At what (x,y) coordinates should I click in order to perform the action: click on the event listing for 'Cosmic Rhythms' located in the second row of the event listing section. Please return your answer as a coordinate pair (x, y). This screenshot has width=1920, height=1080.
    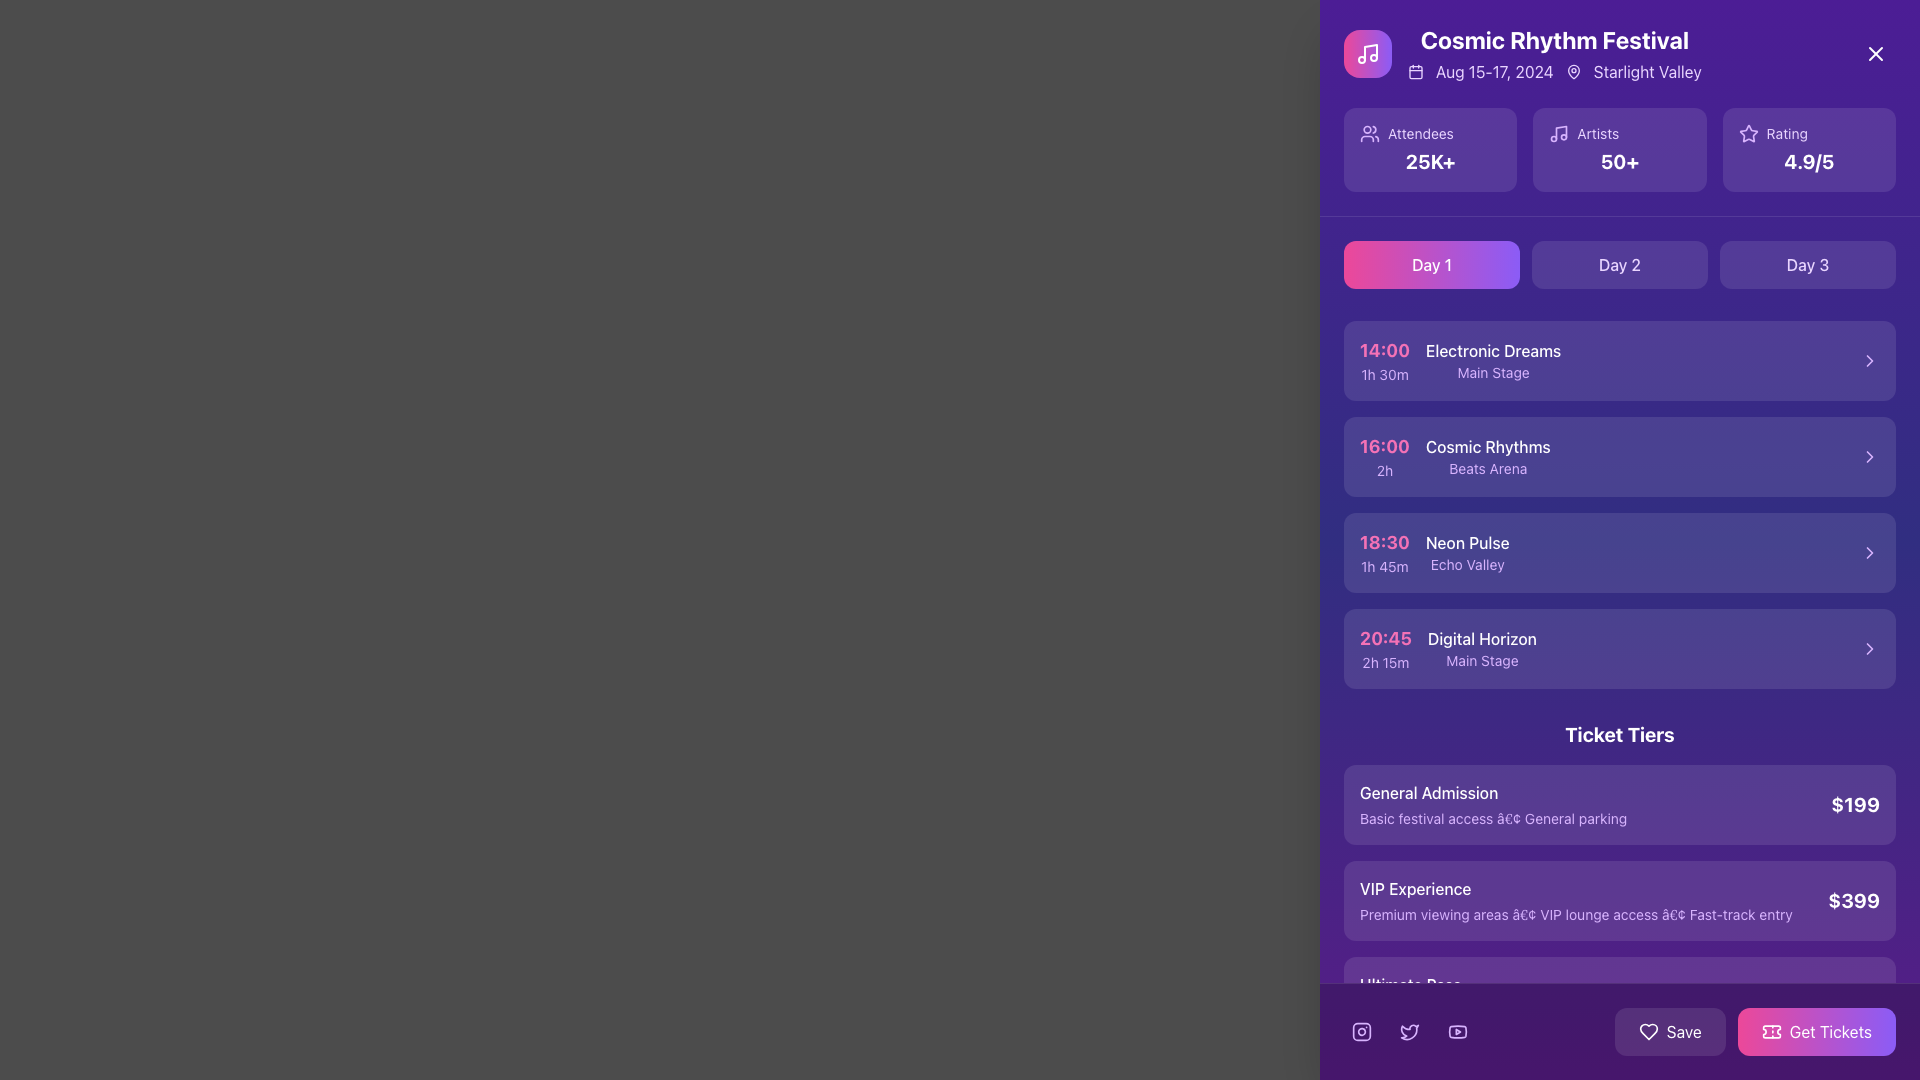
    Looking at the image, I should click on (1620, 456).